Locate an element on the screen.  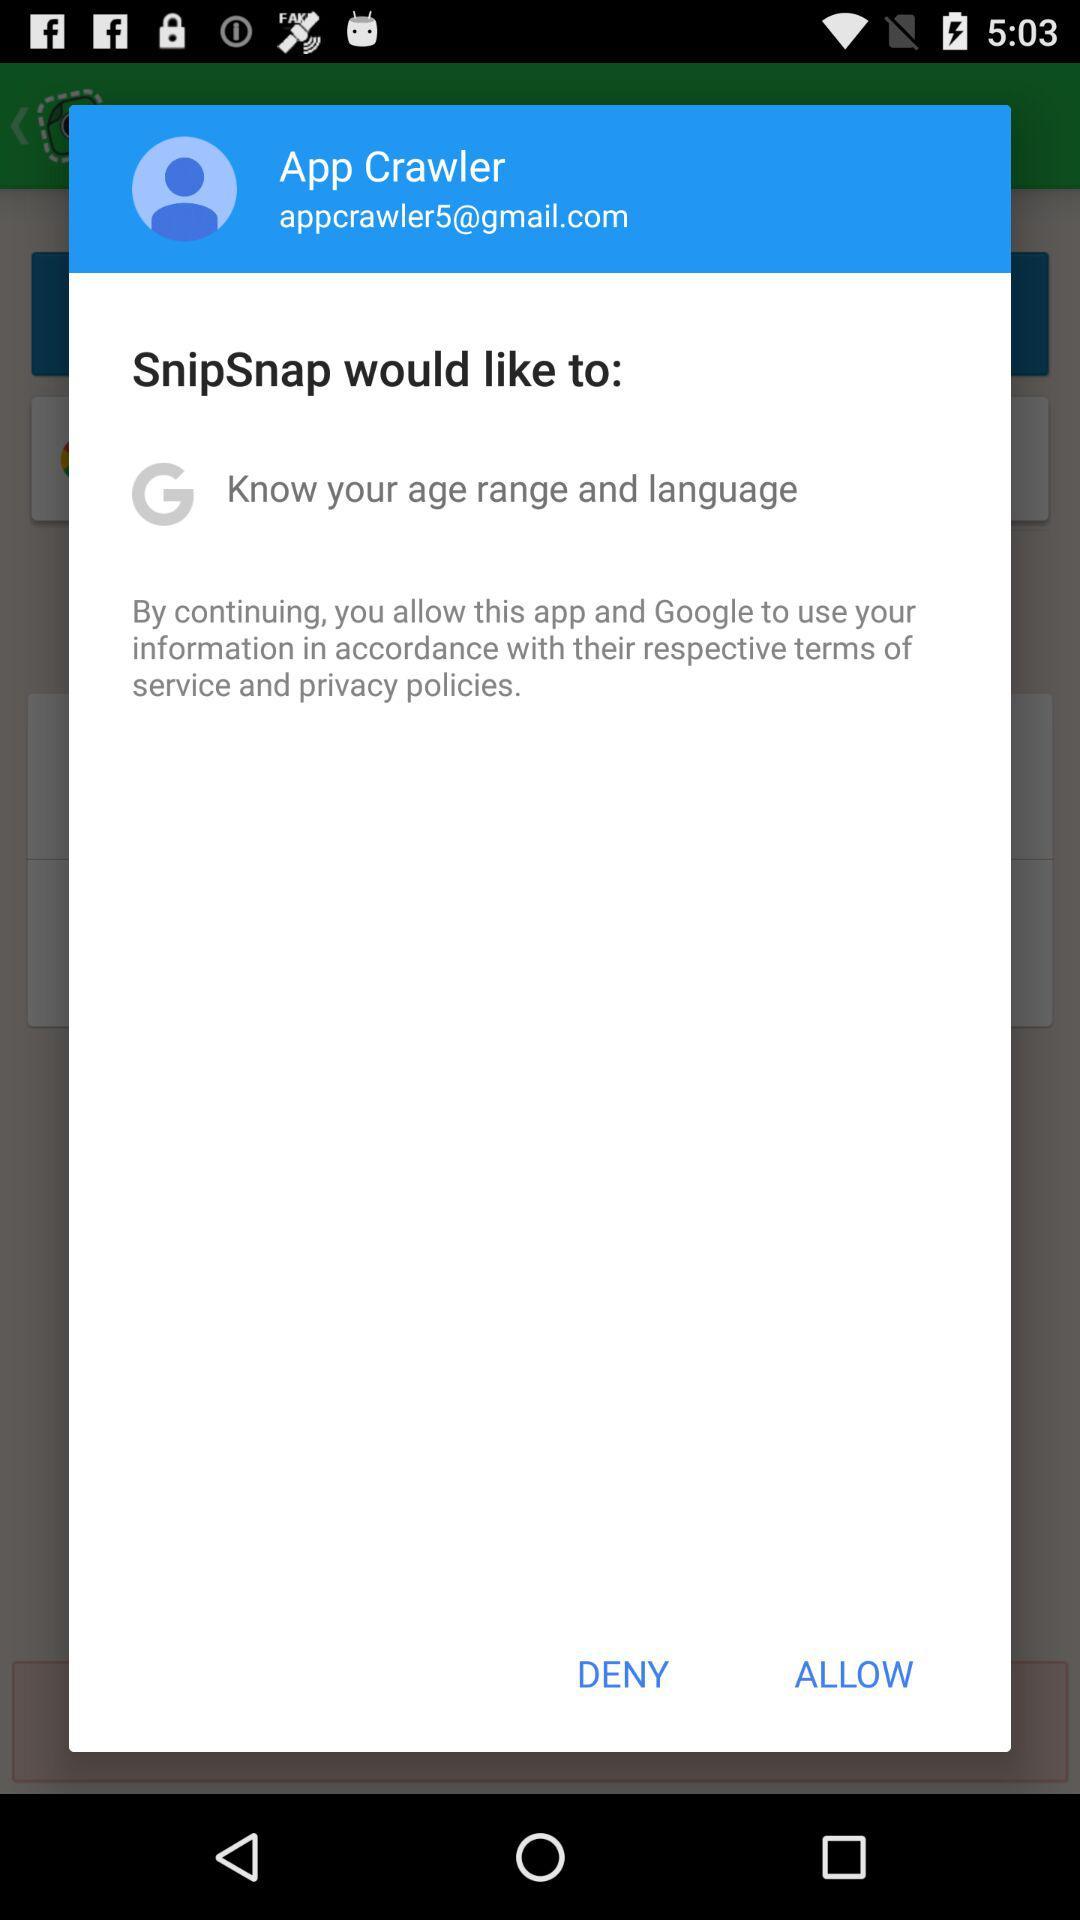
icon to the left of allow item is located at coordinates (621, 1673).